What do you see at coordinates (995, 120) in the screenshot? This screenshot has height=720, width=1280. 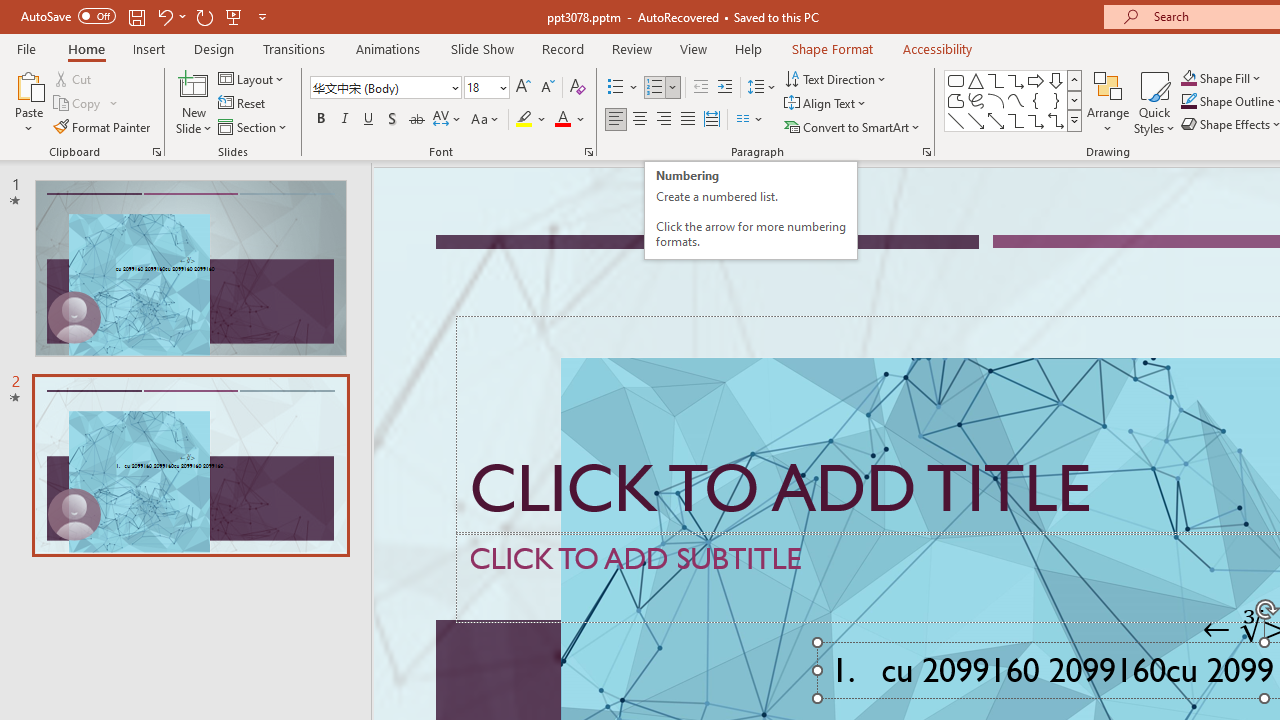 I see `'Line Arrow: Double'` at bounding box center [995, 120].